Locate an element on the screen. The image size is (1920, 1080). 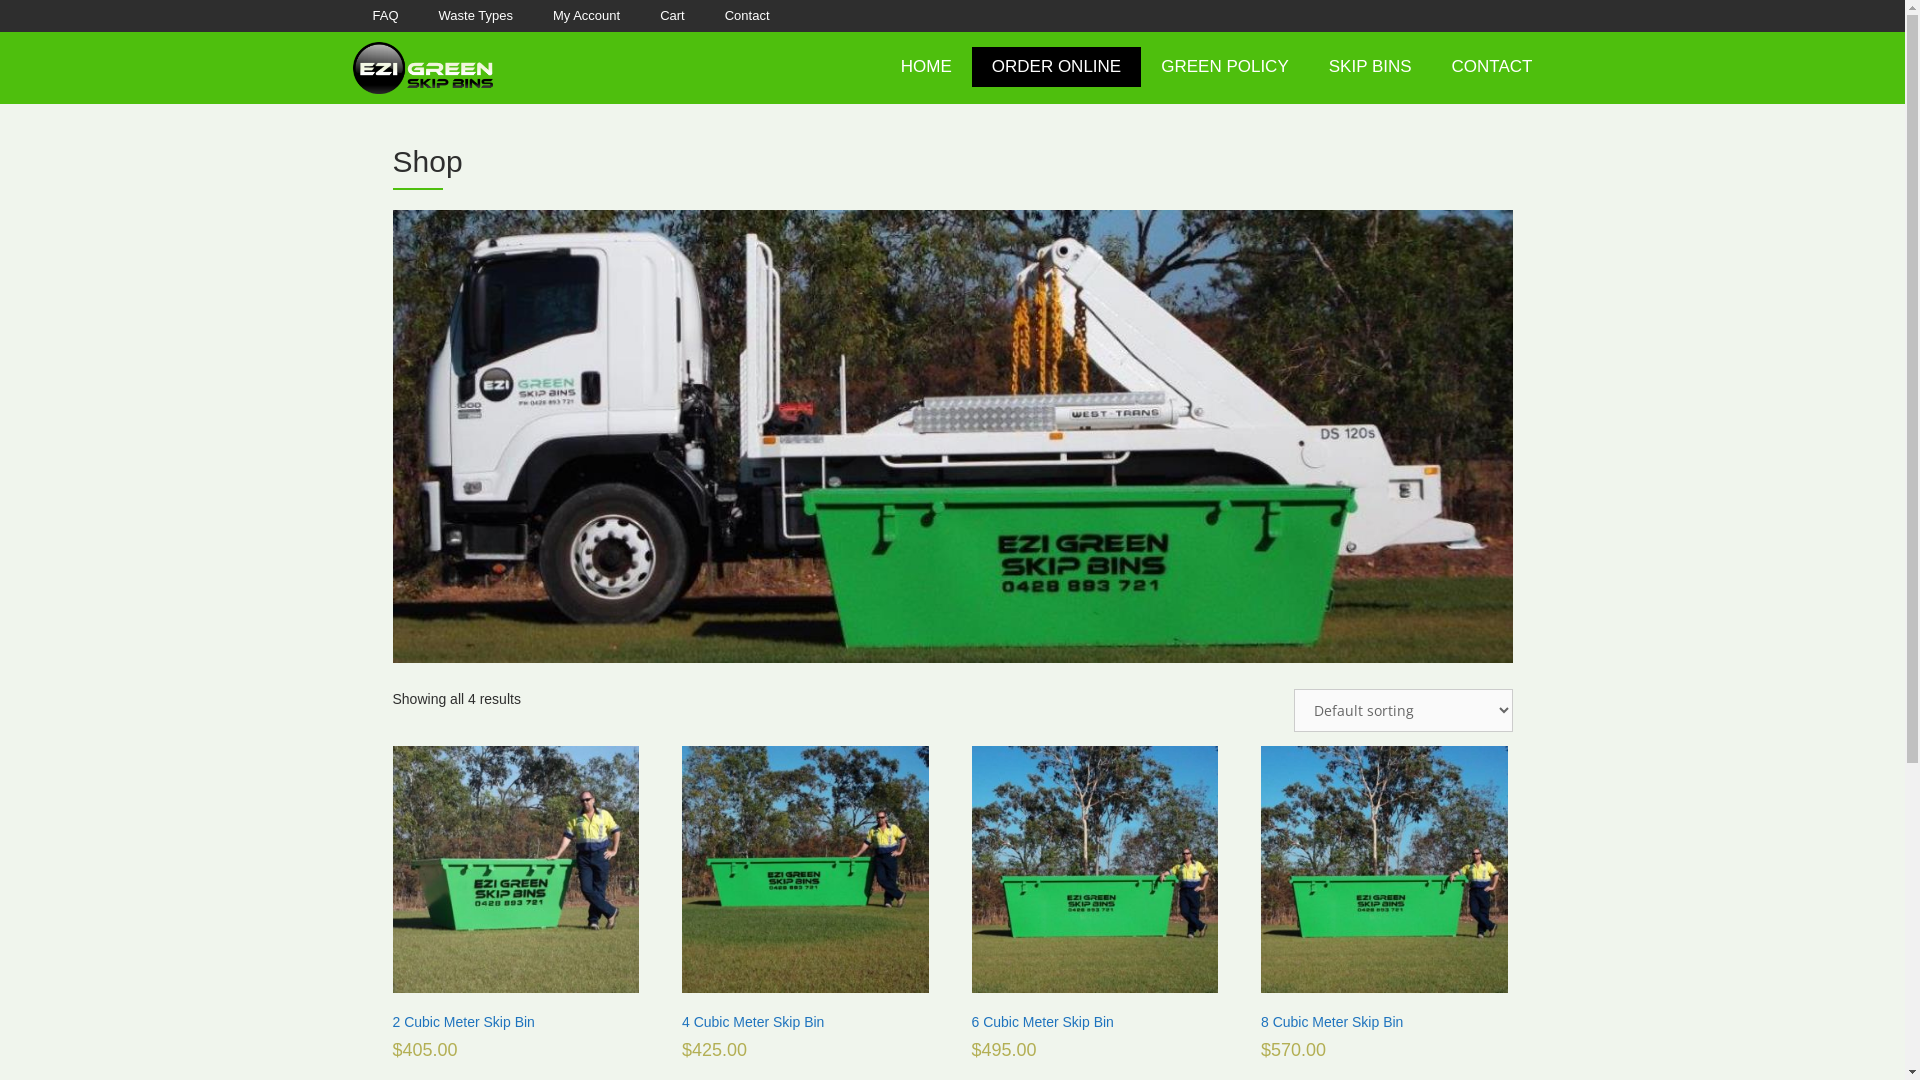
'Ezi Green Skip Bins' is located at coordinates (421, 67).